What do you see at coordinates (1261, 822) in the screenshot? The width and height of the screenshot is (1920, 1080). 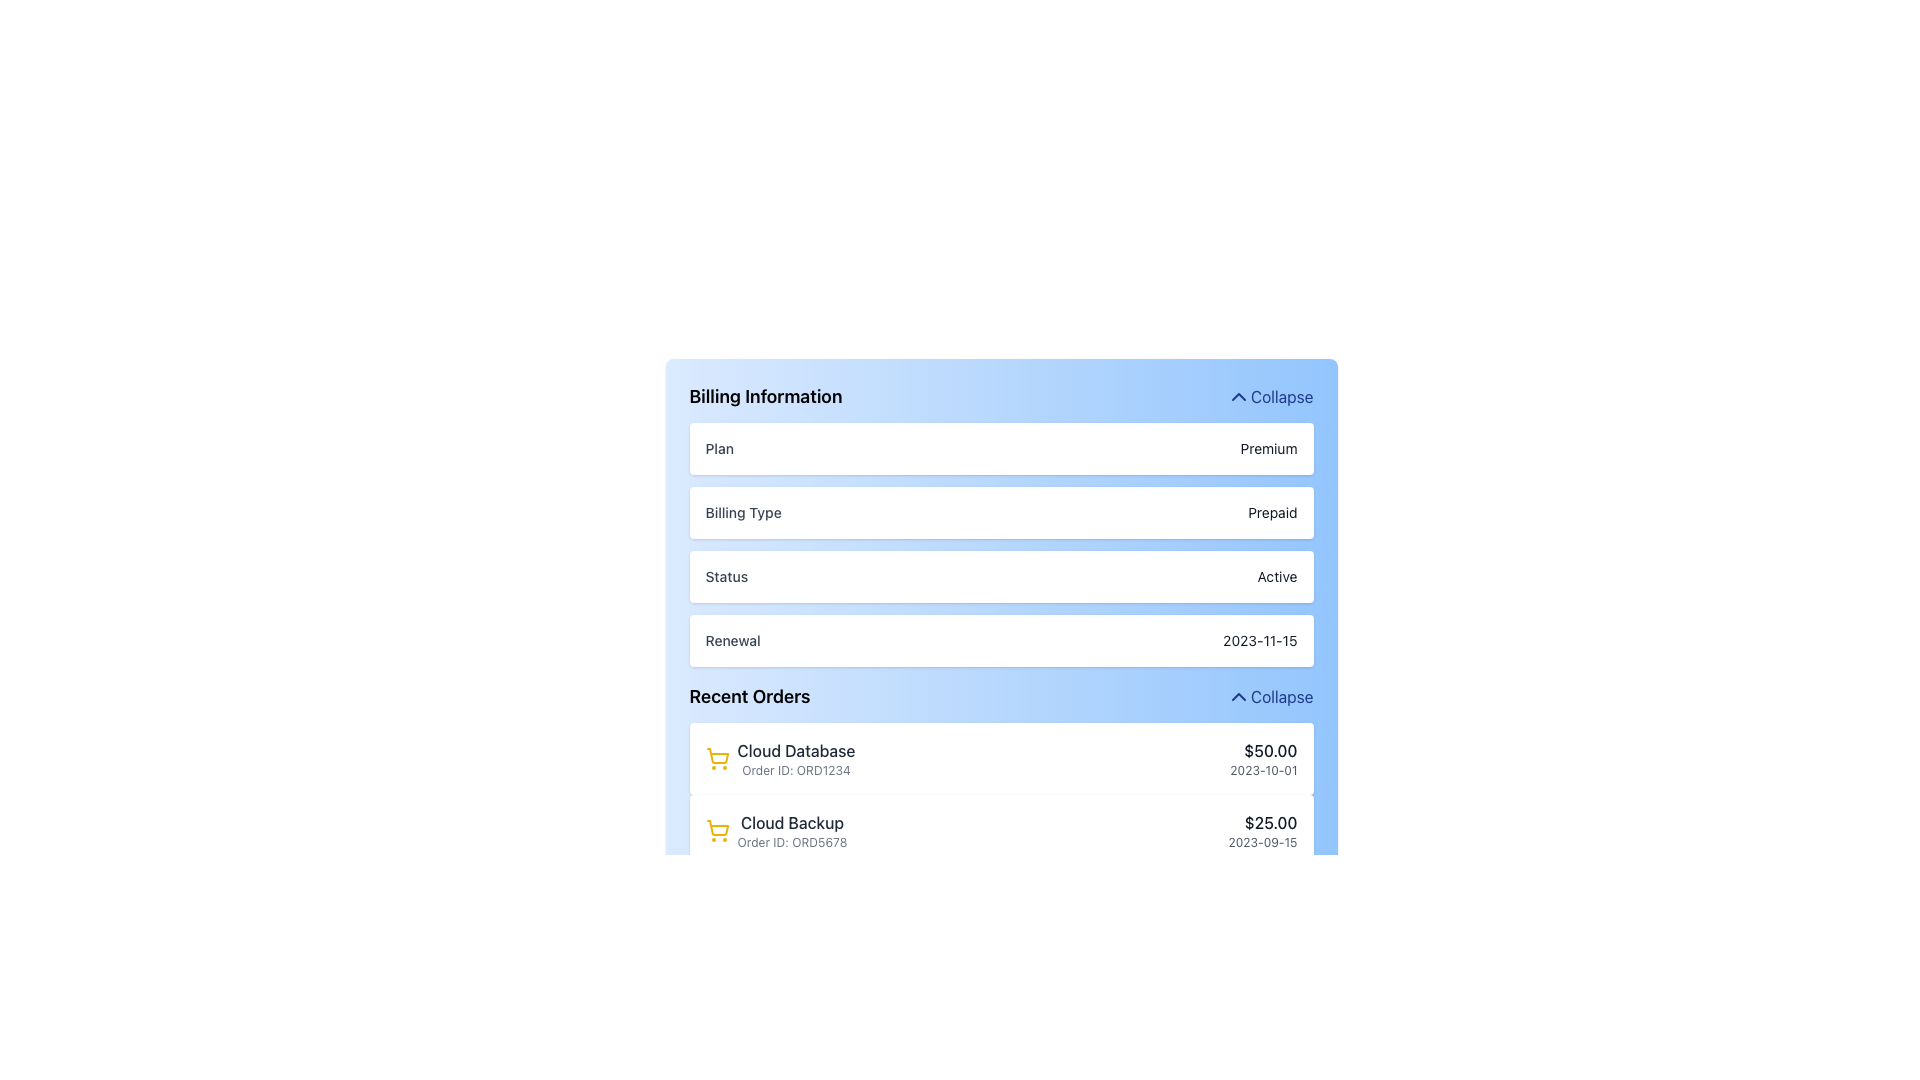 I see `the text element displaying the value '$25.00' in the 'Recent Orders' section, which is aligned to the right in the second order row` at bounding box center [1261, 822].